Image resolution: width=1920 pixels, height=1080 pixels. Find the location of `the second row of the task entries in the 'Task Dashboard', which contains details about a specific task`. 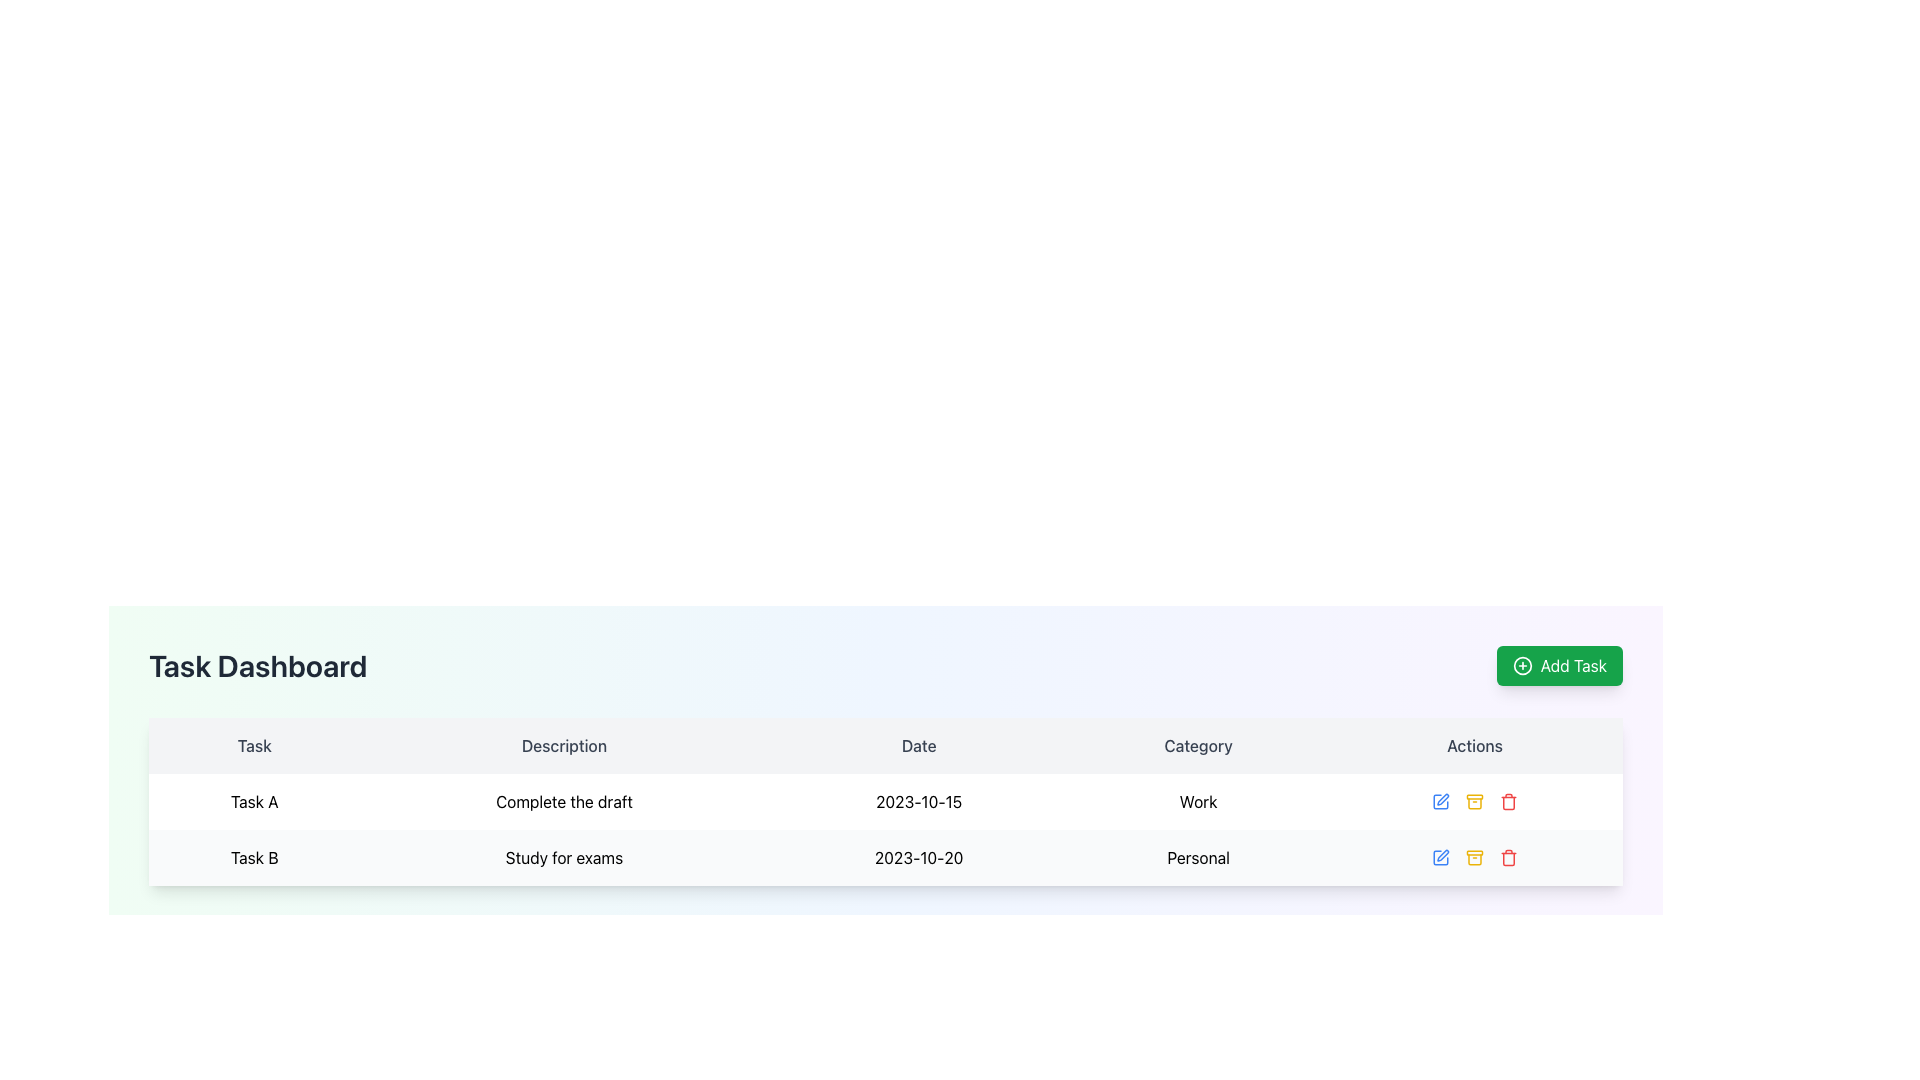

the second row of the task entries in the 'Task Dashboard', which contains details about a specific task is located at coordinates (885, 856).